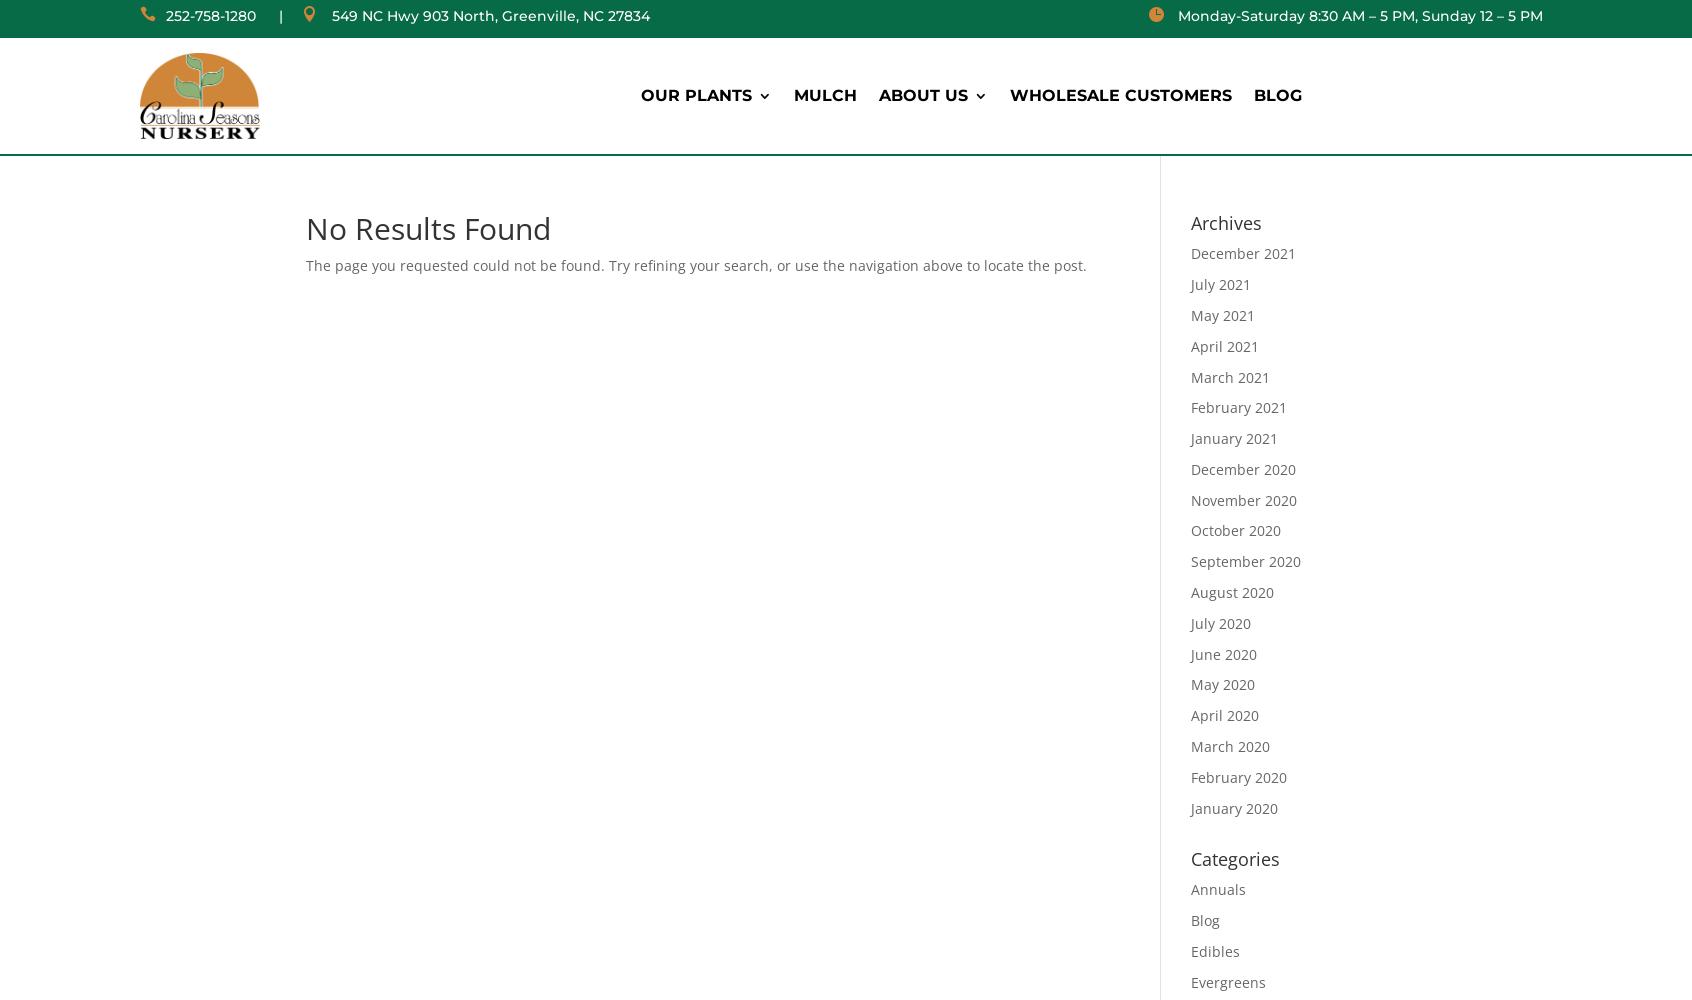 The width and height of the screenshot is (1692, 1000). Describe the element at coordinates (907, 353) in the screenshot. I see `'Cool Weather Vegetables'` at that location.